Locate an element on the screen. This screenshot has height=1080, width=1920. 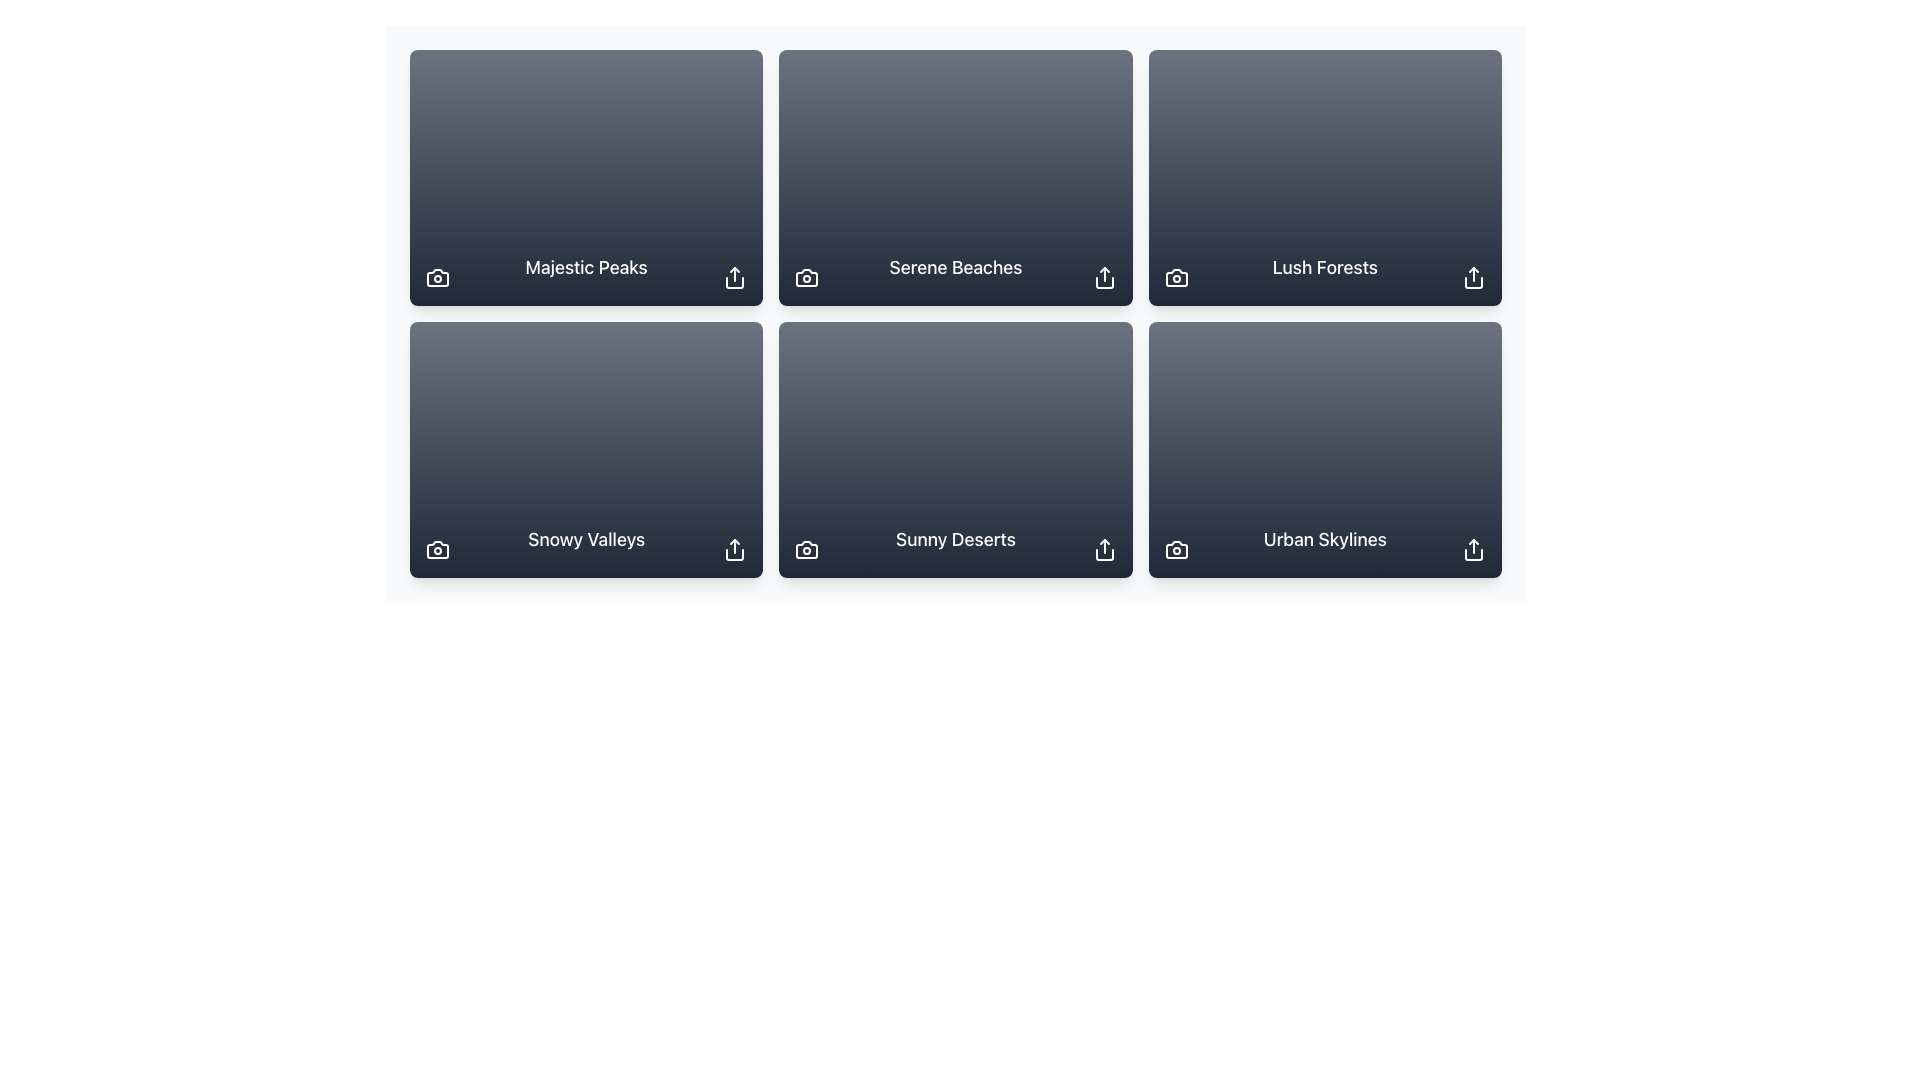
the camera icon with a white outline located at the bottom-left corner of the 'Urban Skylines' card is located at coordinates (1176, 550).